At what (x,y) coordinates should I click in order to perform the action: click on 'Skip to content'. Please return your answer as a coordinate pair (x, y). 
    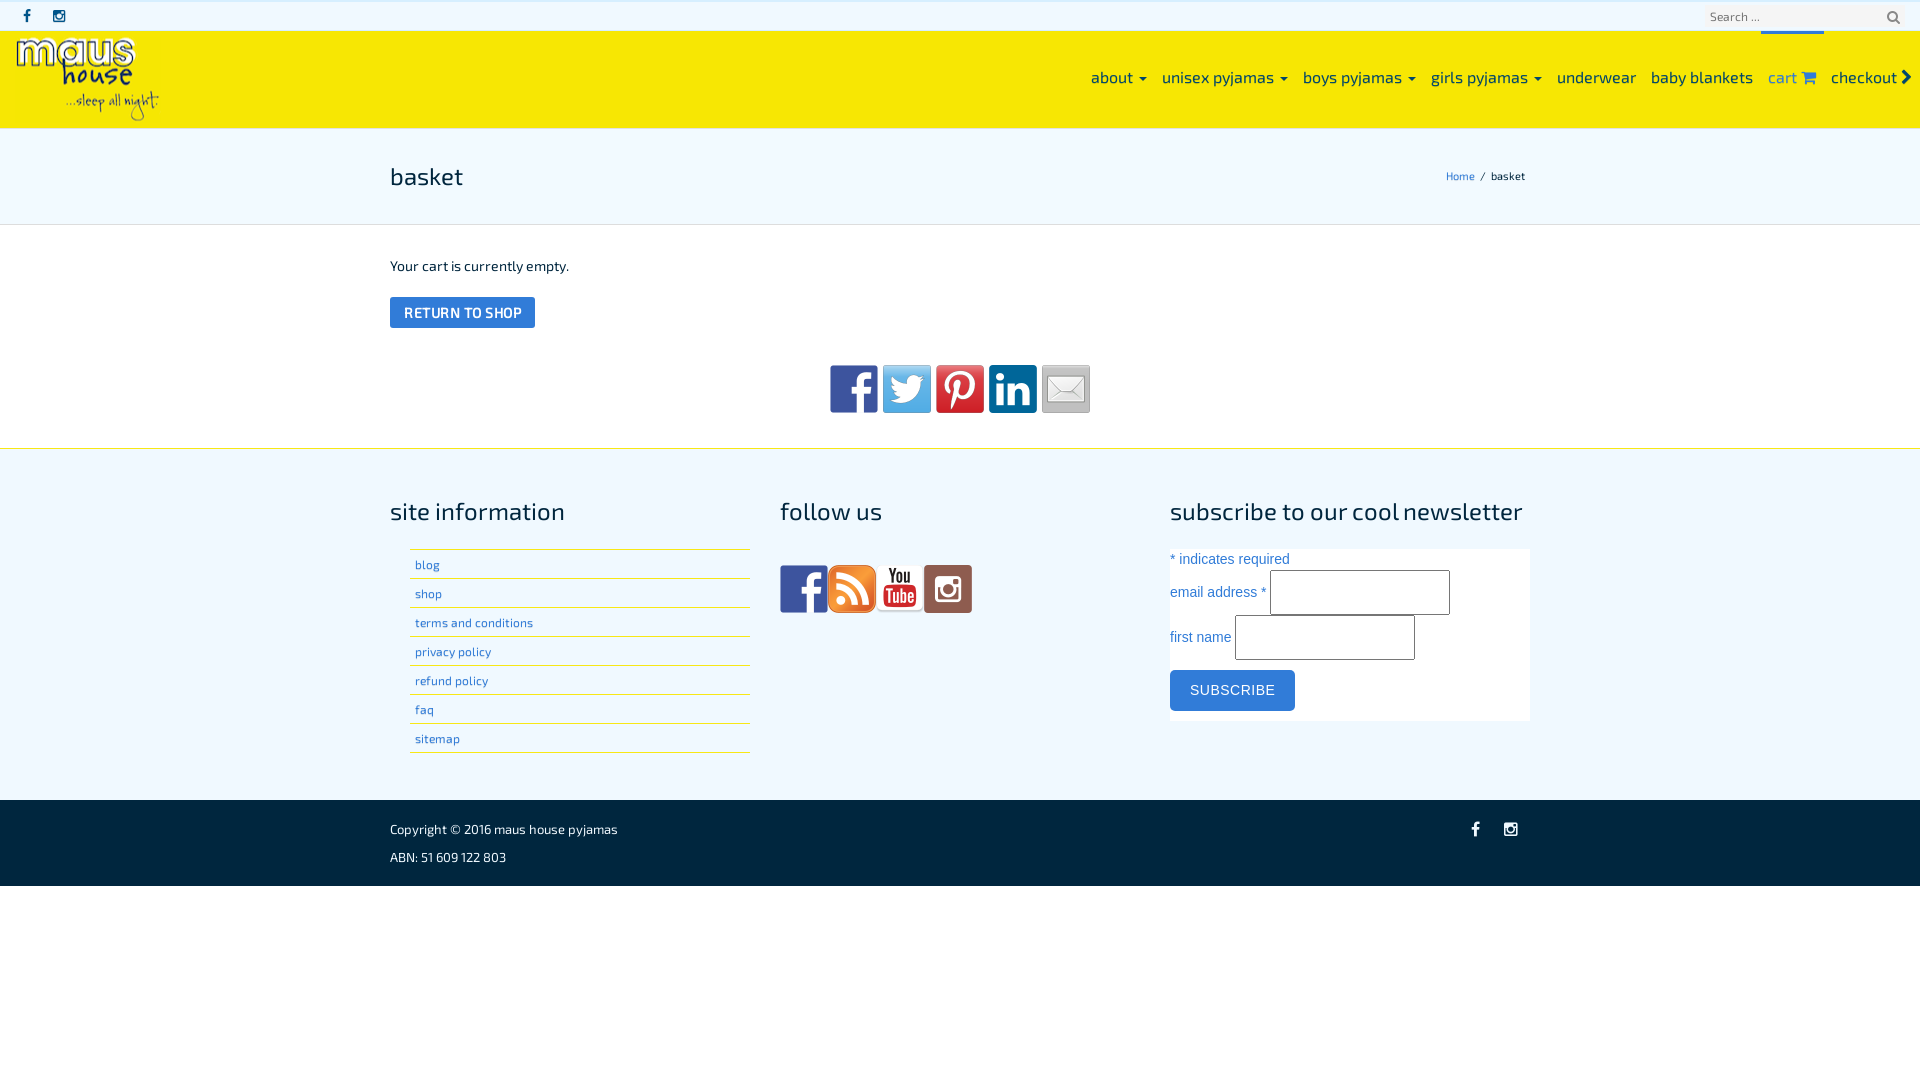
    Looking at the image, I should click on (0, 0).